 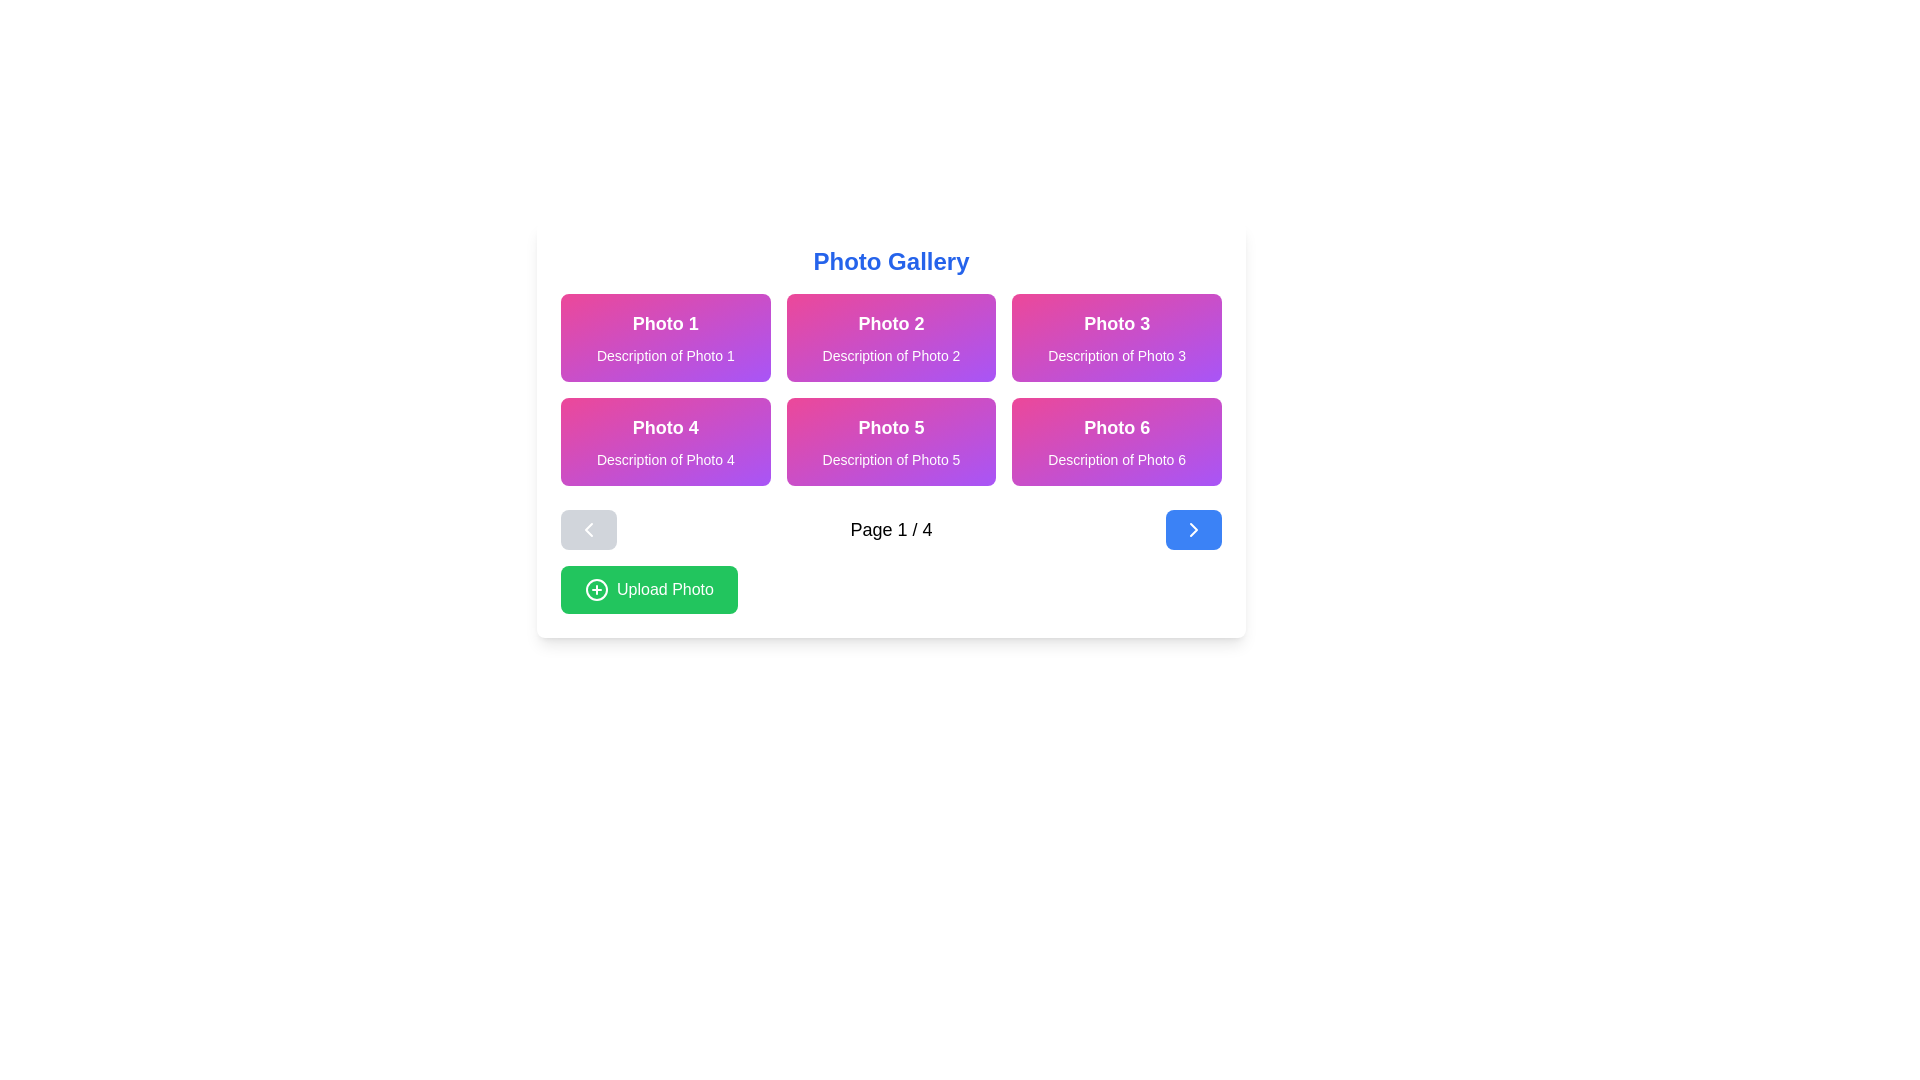 I want to click on the circular icon with a plus symbol inside the green 'Upload Photo' button to initiate the upload process, so click(x=595, y=589).